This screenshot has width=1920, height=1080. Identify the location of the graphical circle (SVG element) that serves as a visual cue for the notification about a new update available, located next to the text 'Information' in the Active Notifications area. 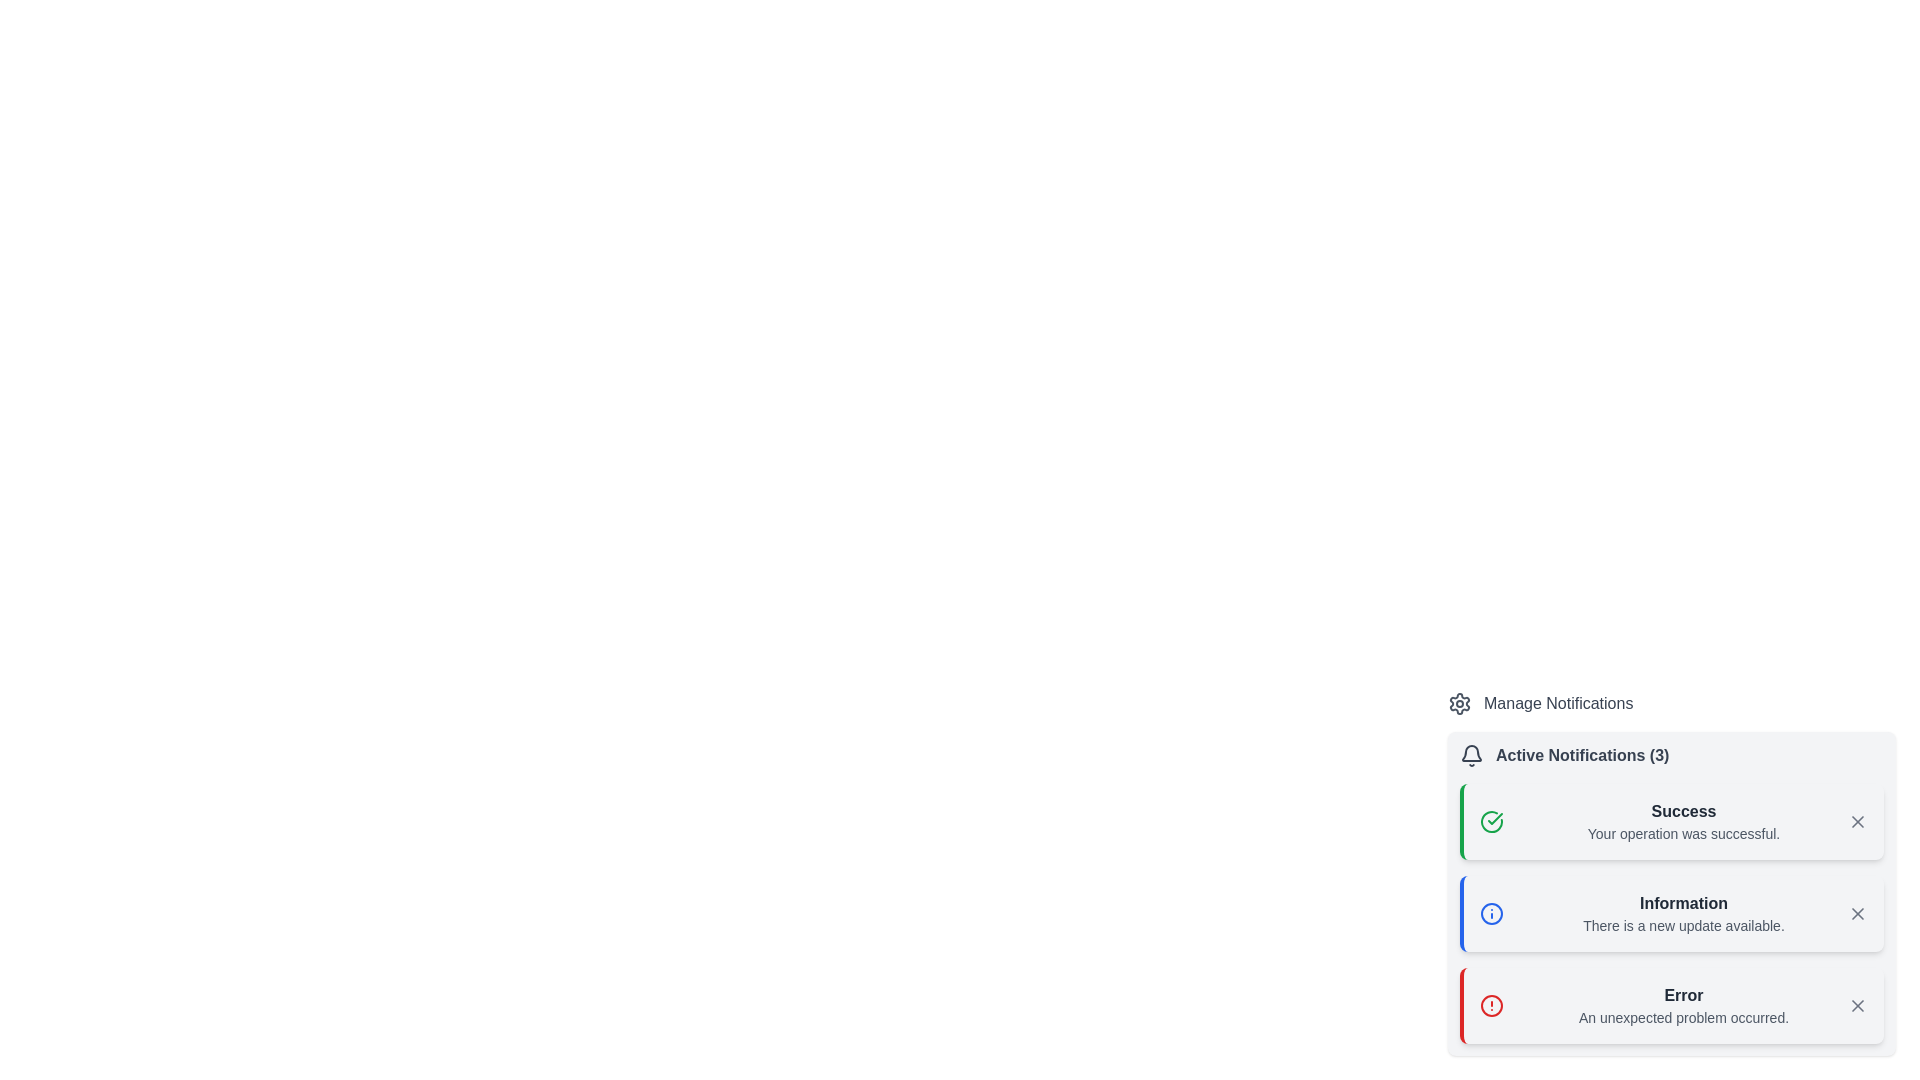
(1492, 914).